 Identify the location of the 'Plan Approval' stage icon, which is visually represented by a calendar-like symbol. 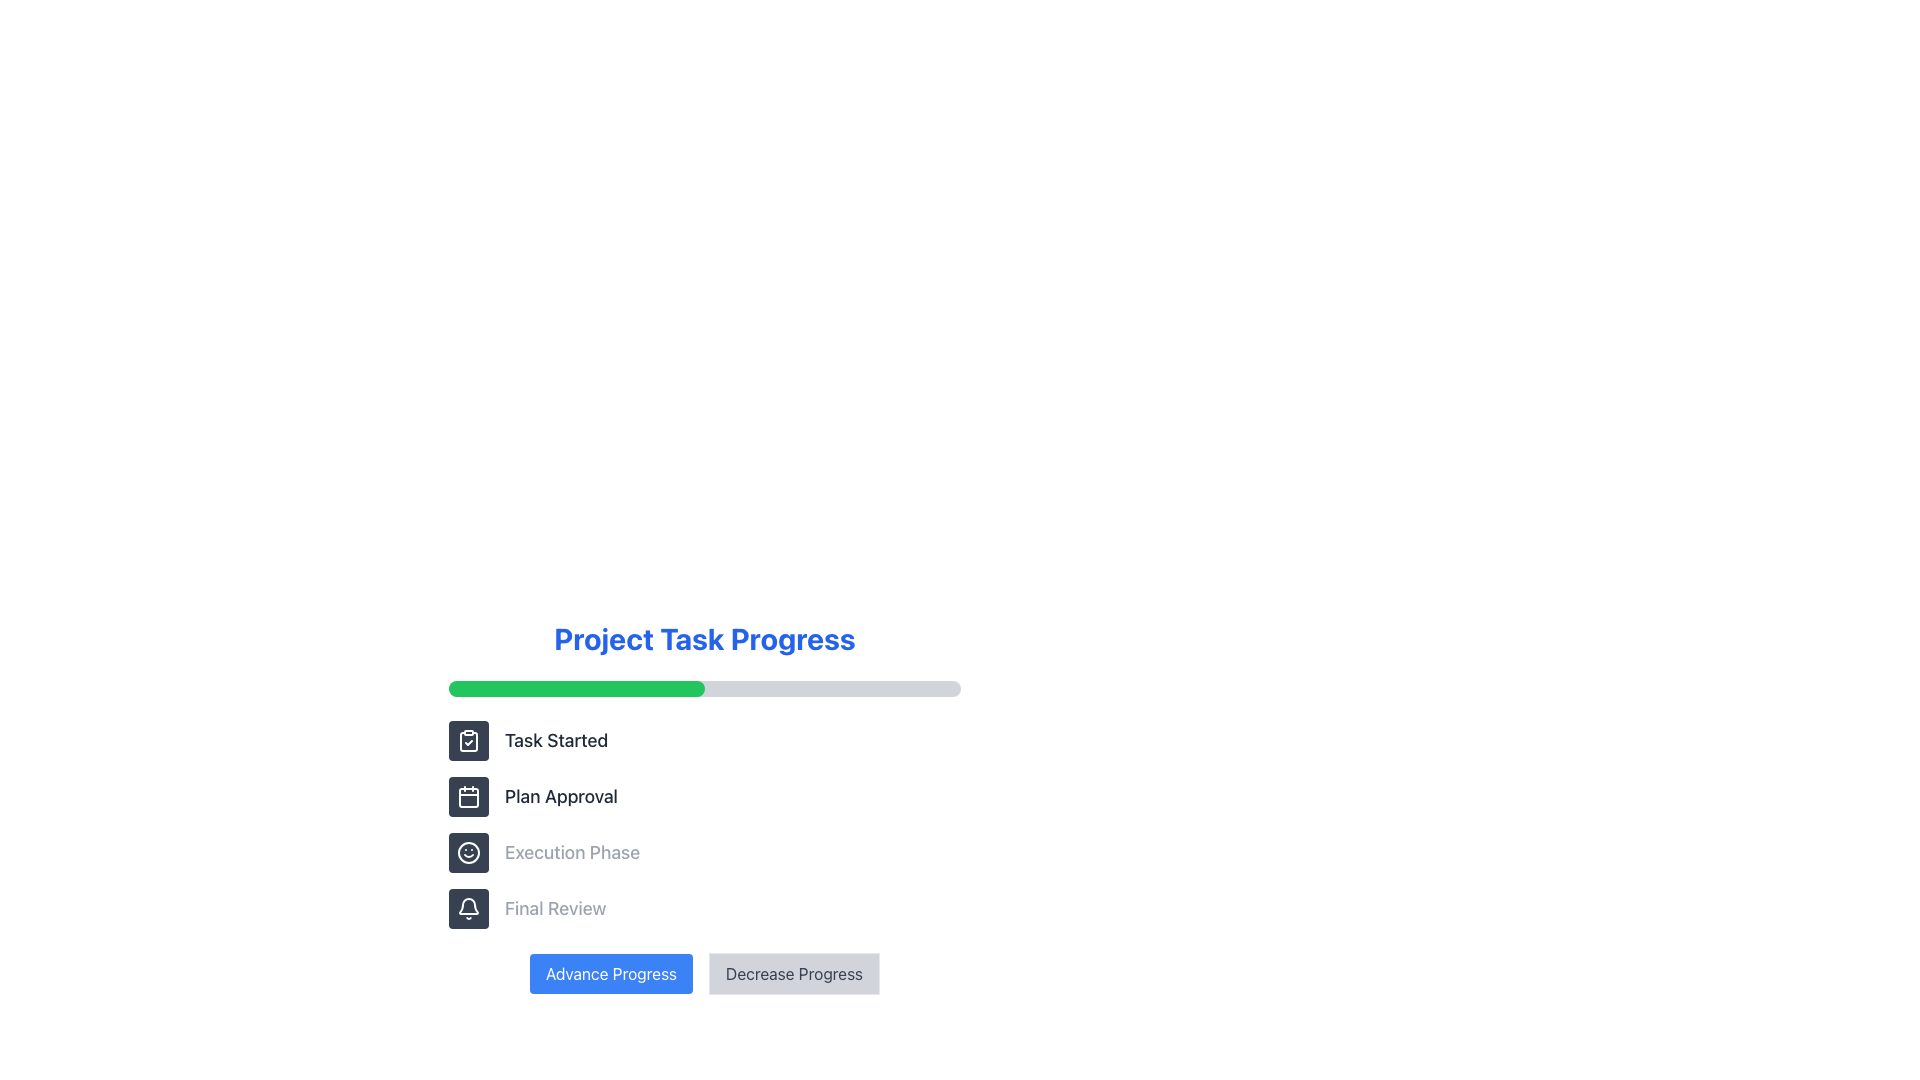
(468, 796).